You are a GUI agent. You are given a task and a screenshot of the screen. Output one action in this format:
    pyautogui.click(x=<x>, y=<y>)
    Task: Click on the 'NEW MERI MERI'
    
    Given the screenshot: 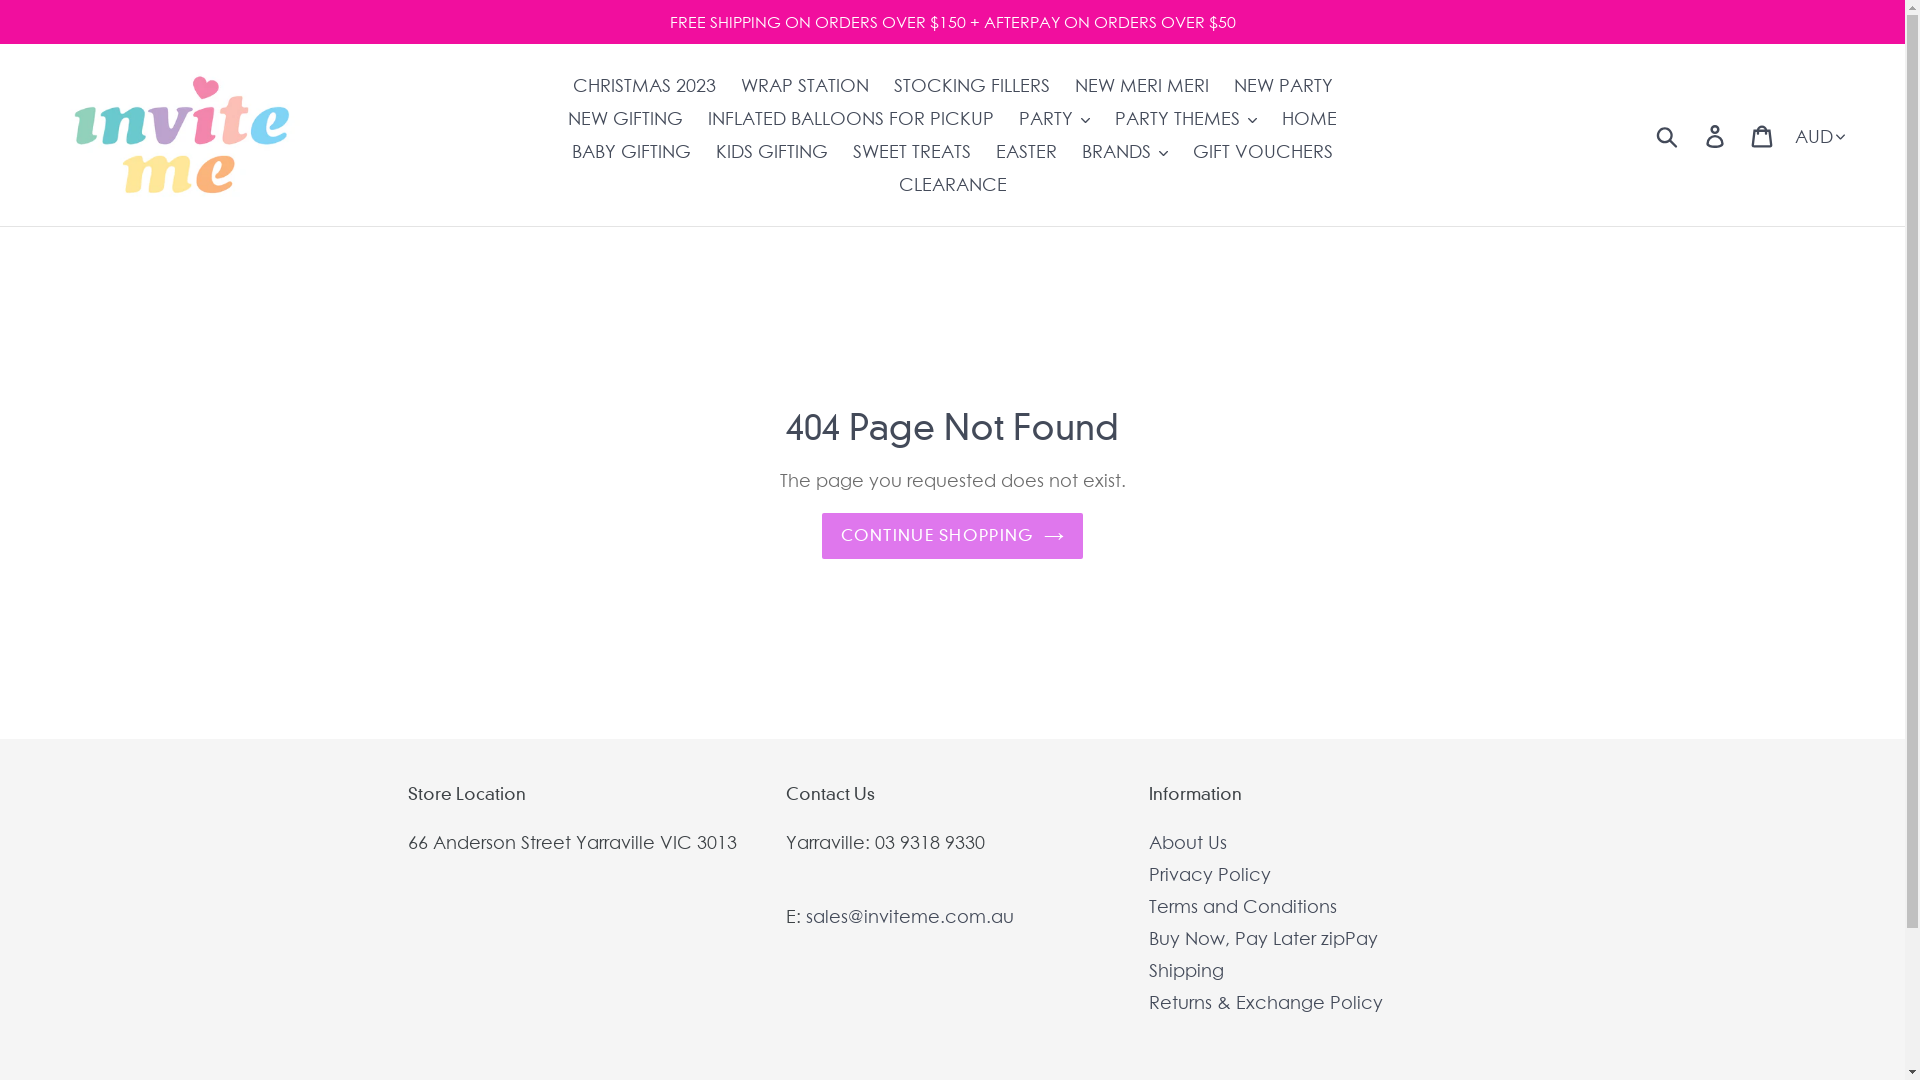 What is the action you would take?
    pyautogui.click(x=1141, y=84)
    